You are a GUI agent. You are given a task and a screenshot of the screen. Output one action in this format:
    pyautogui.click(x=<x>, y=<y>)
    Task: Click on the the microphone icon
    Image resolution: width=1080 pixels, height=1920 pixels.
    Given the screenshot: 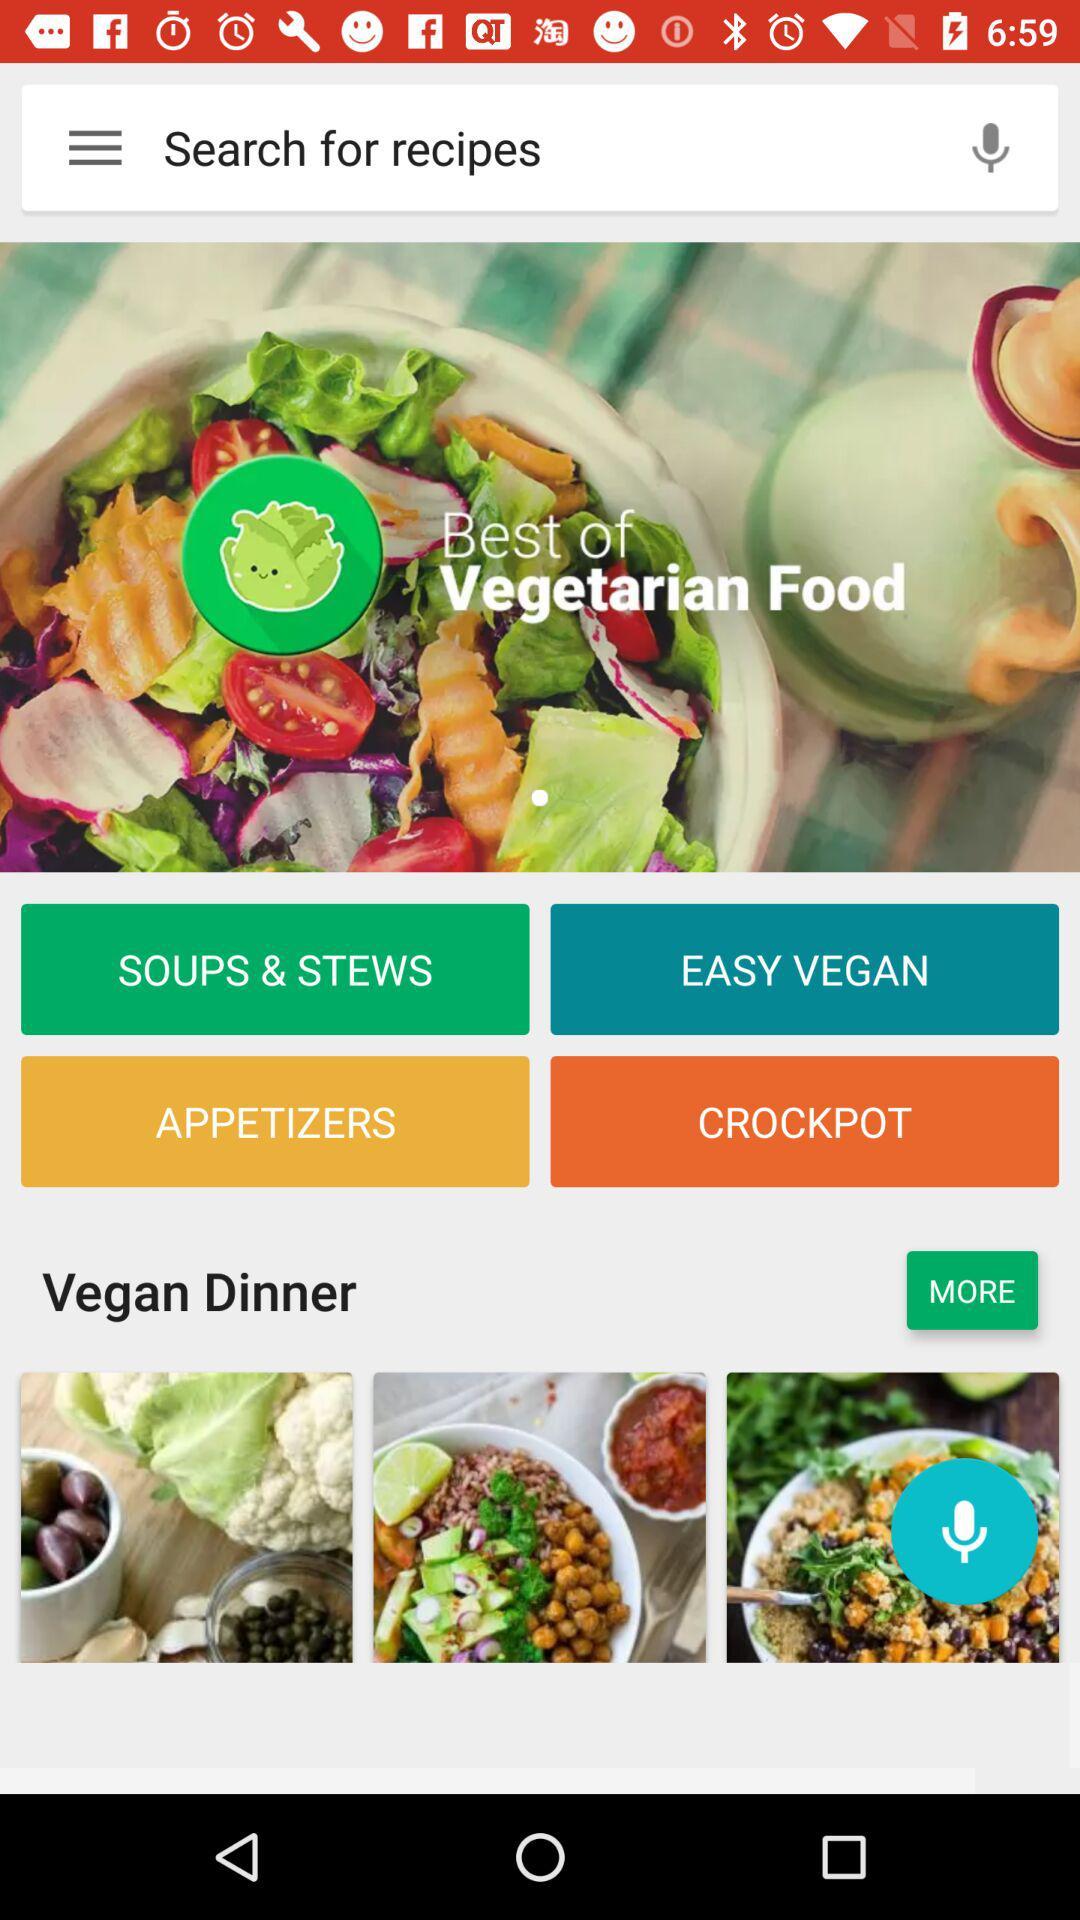 What is the action you would take?
    pyautogui.click(x=990, y=146)
    